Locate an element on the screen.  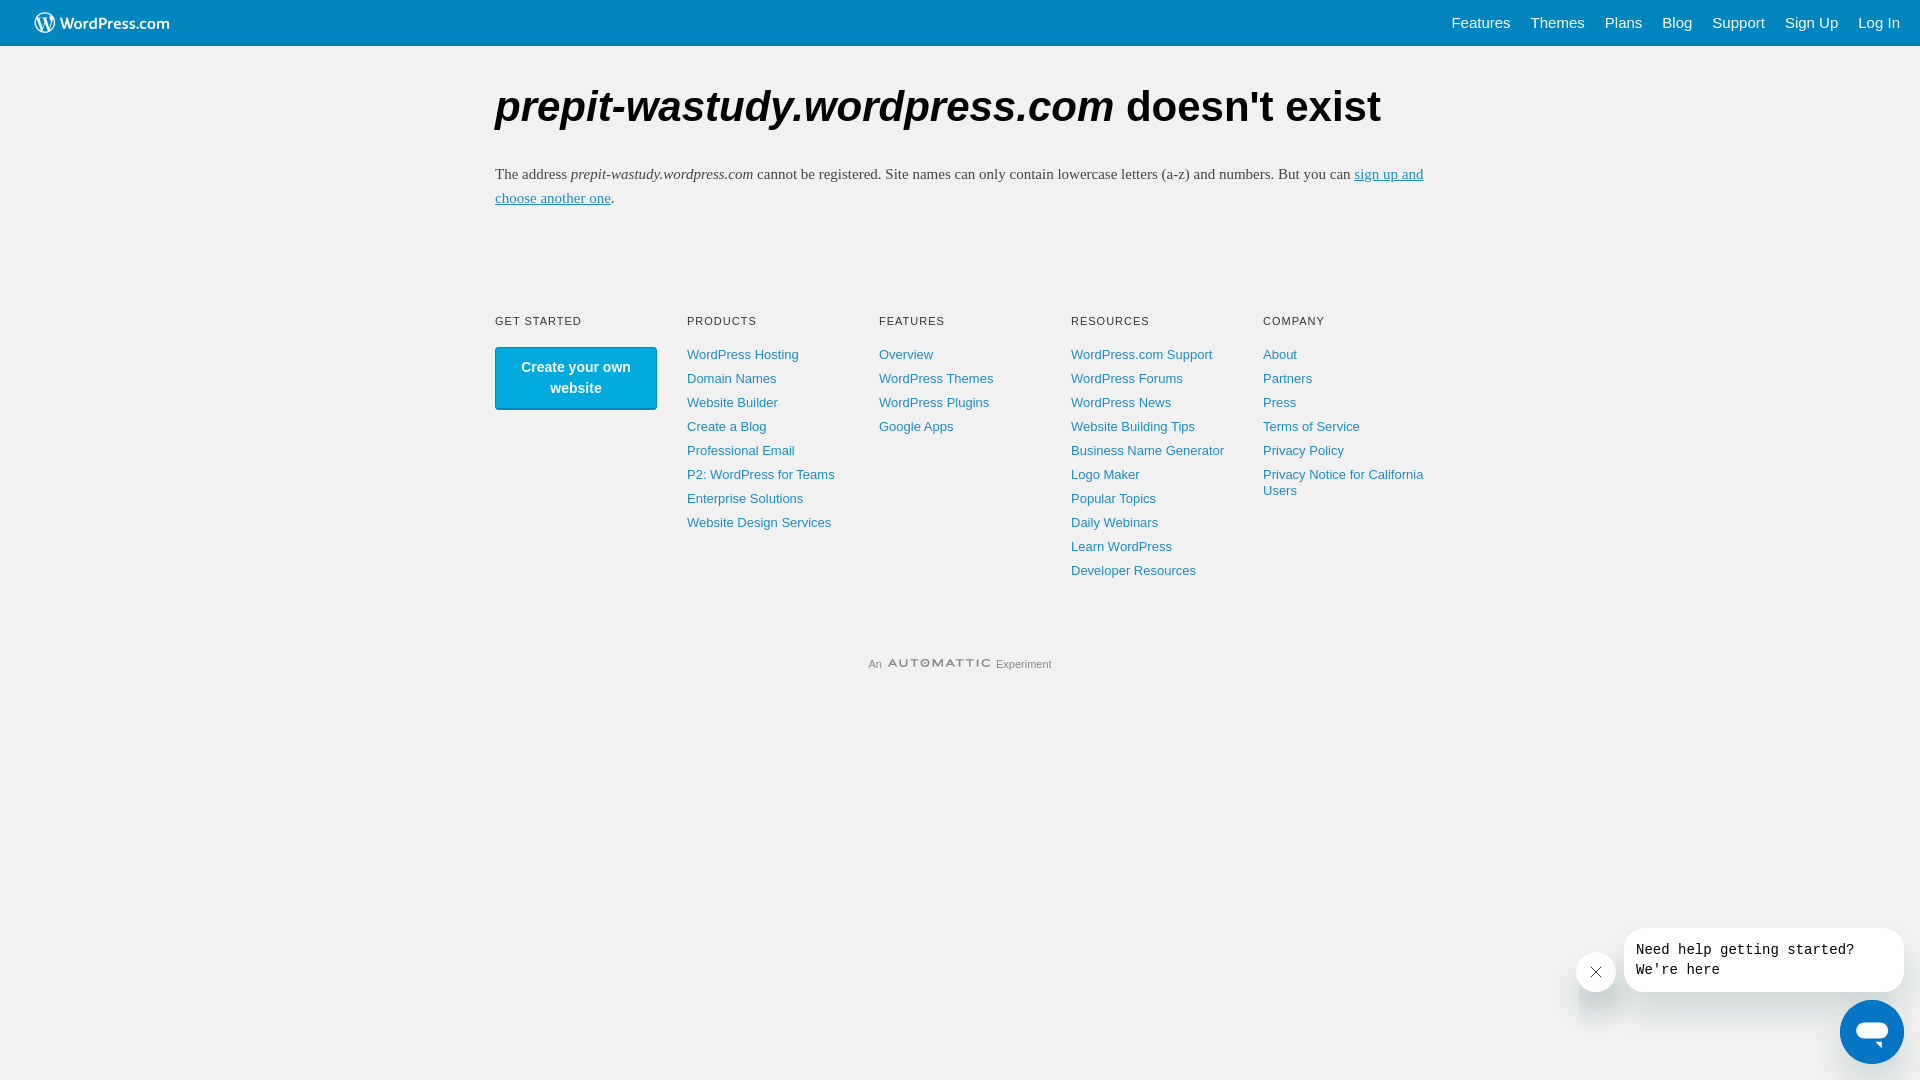
'Partners' is located at coordinates (1287, 378).